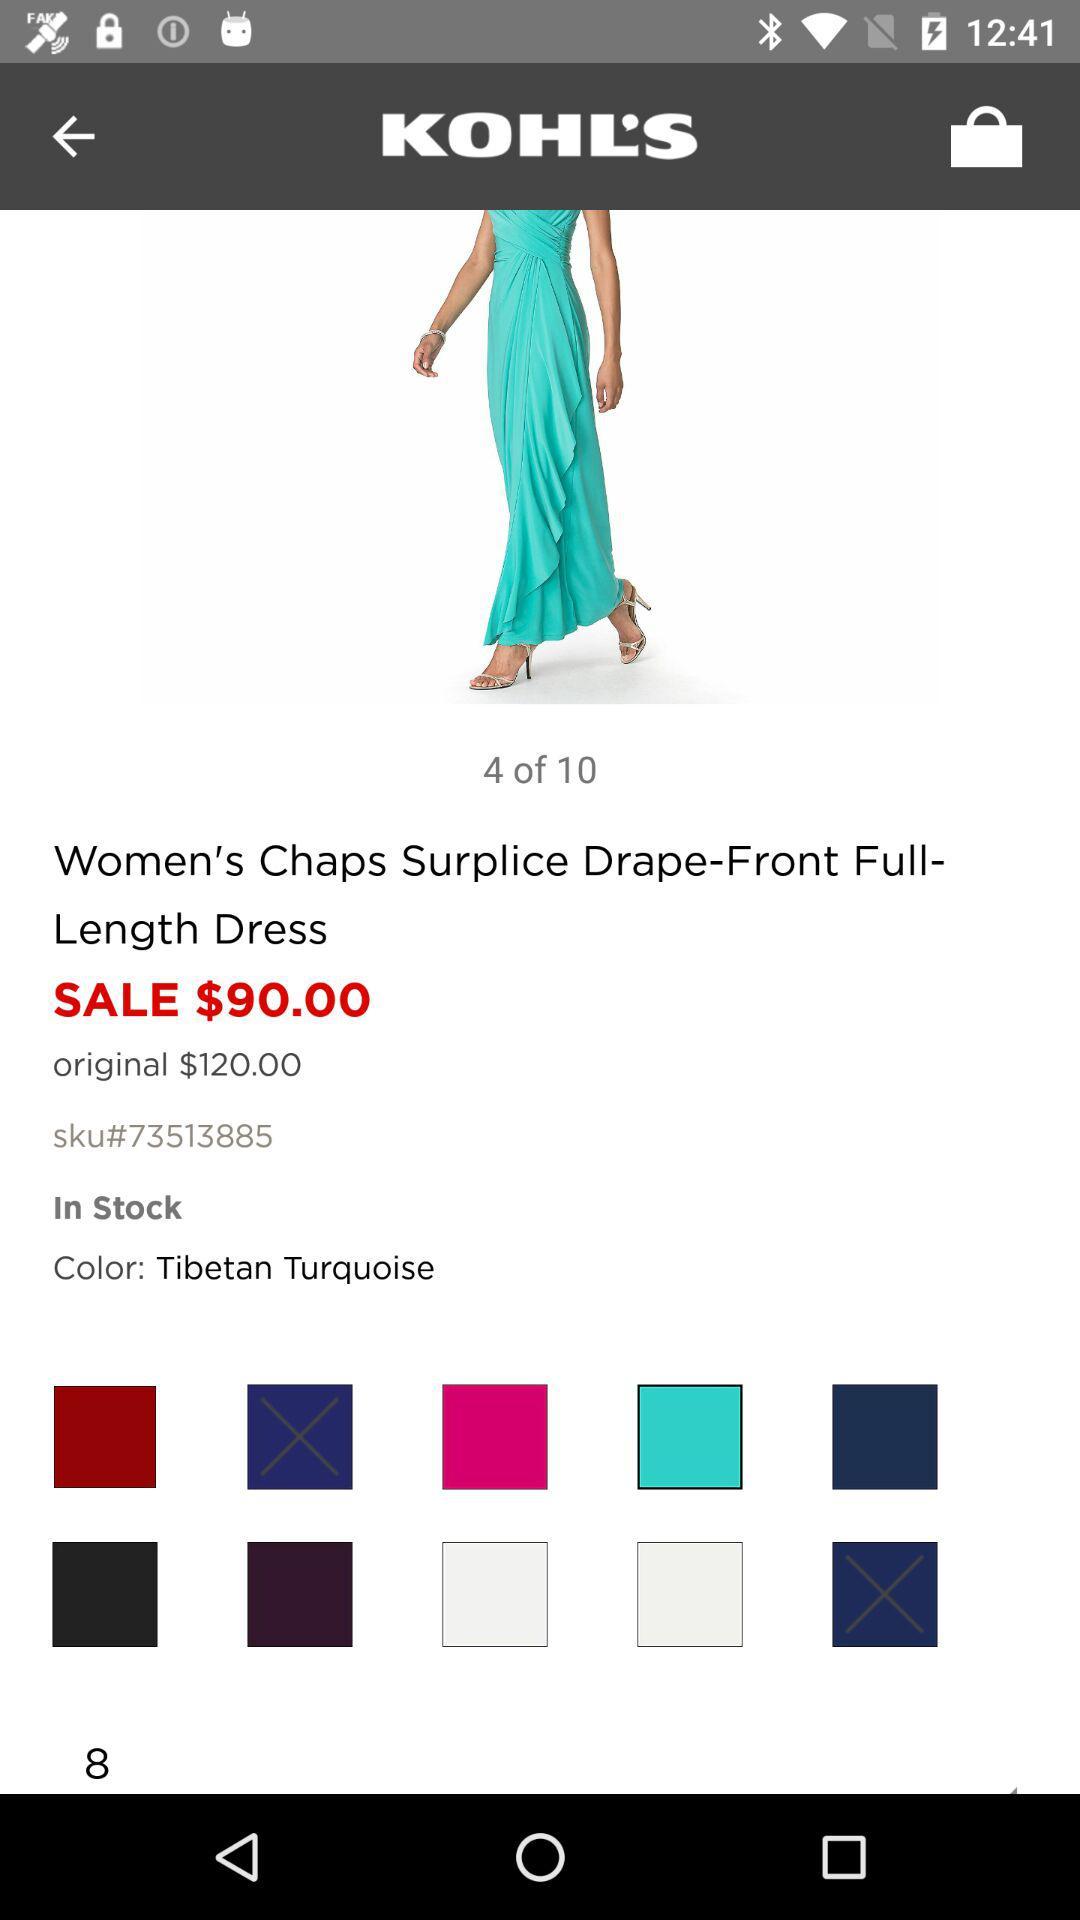  Describe the element at coordinates (883, 1593) in the screenshot. I see `the symbol of cross mark` at that location.